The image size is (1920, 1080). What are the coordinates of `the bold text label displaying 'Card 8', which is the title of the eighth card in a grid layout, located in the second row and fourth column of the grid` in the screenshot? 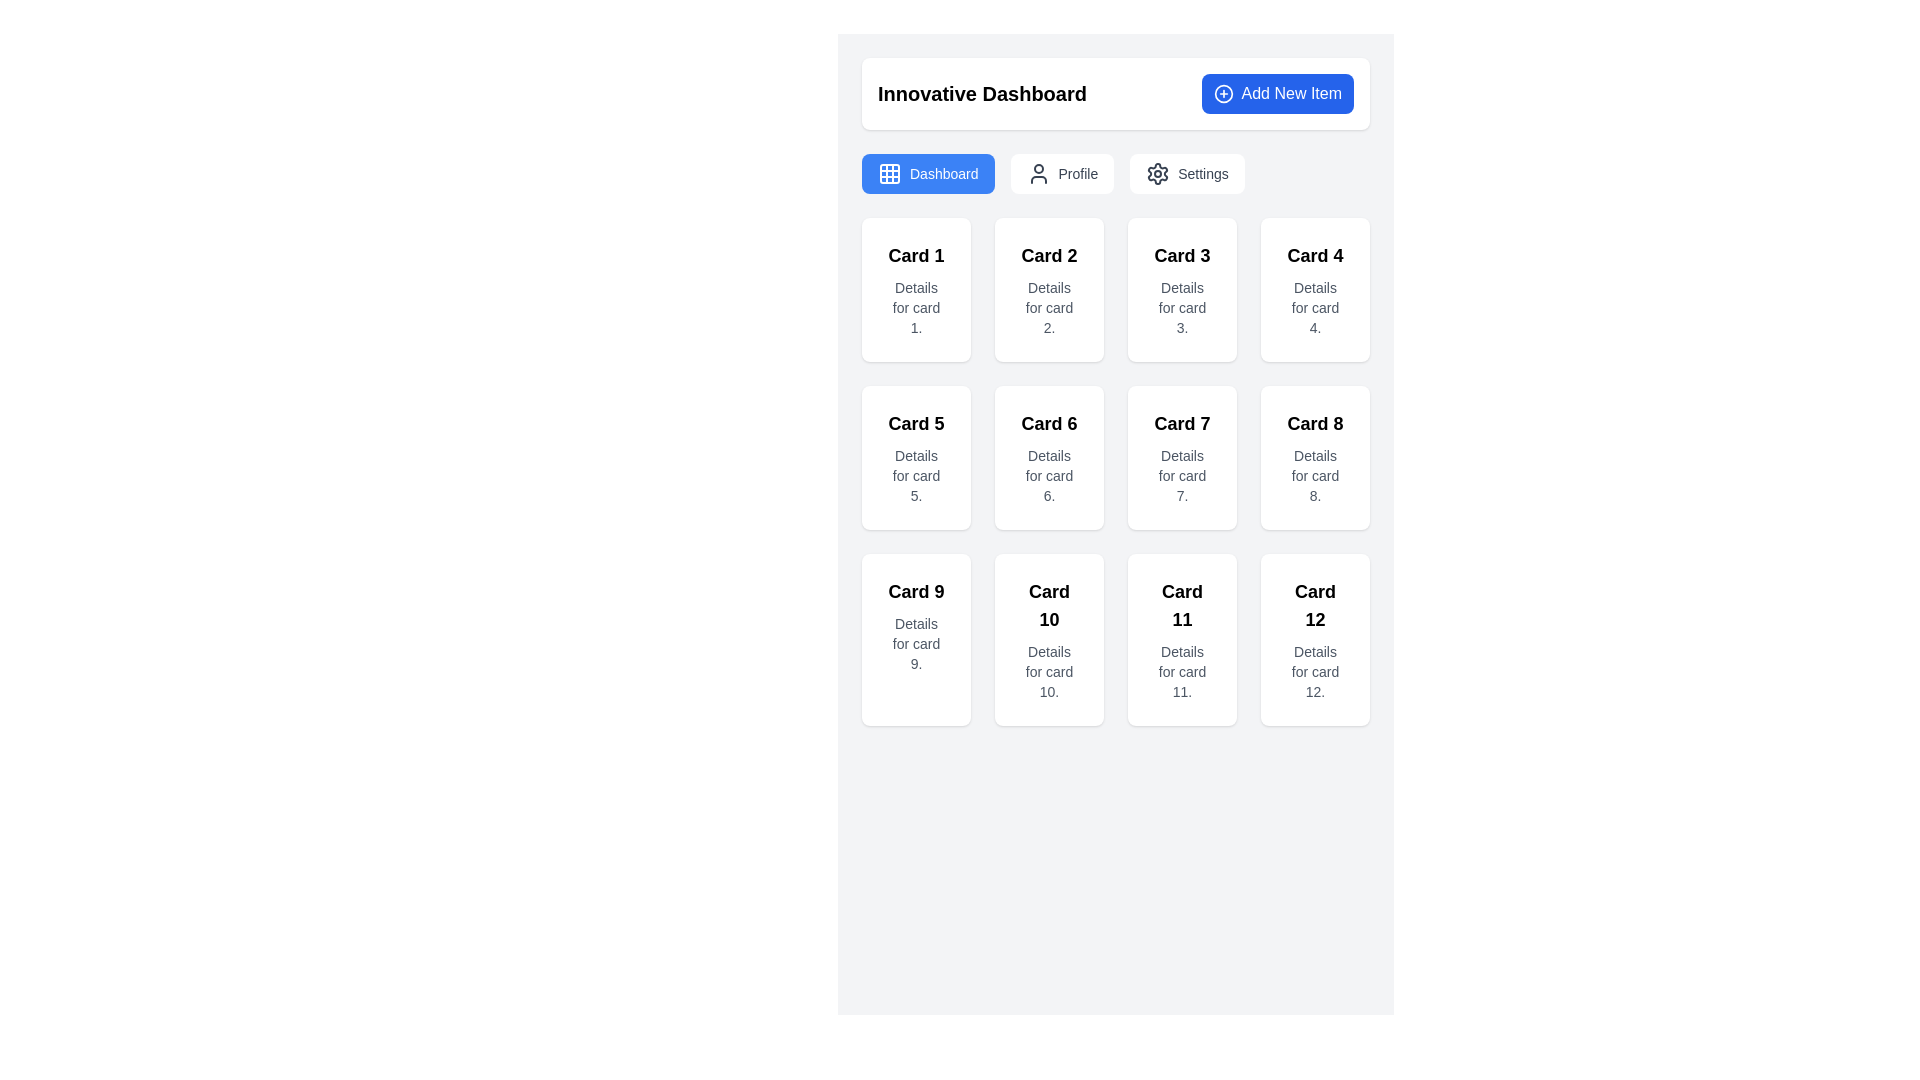 It's located at (1315, 423).